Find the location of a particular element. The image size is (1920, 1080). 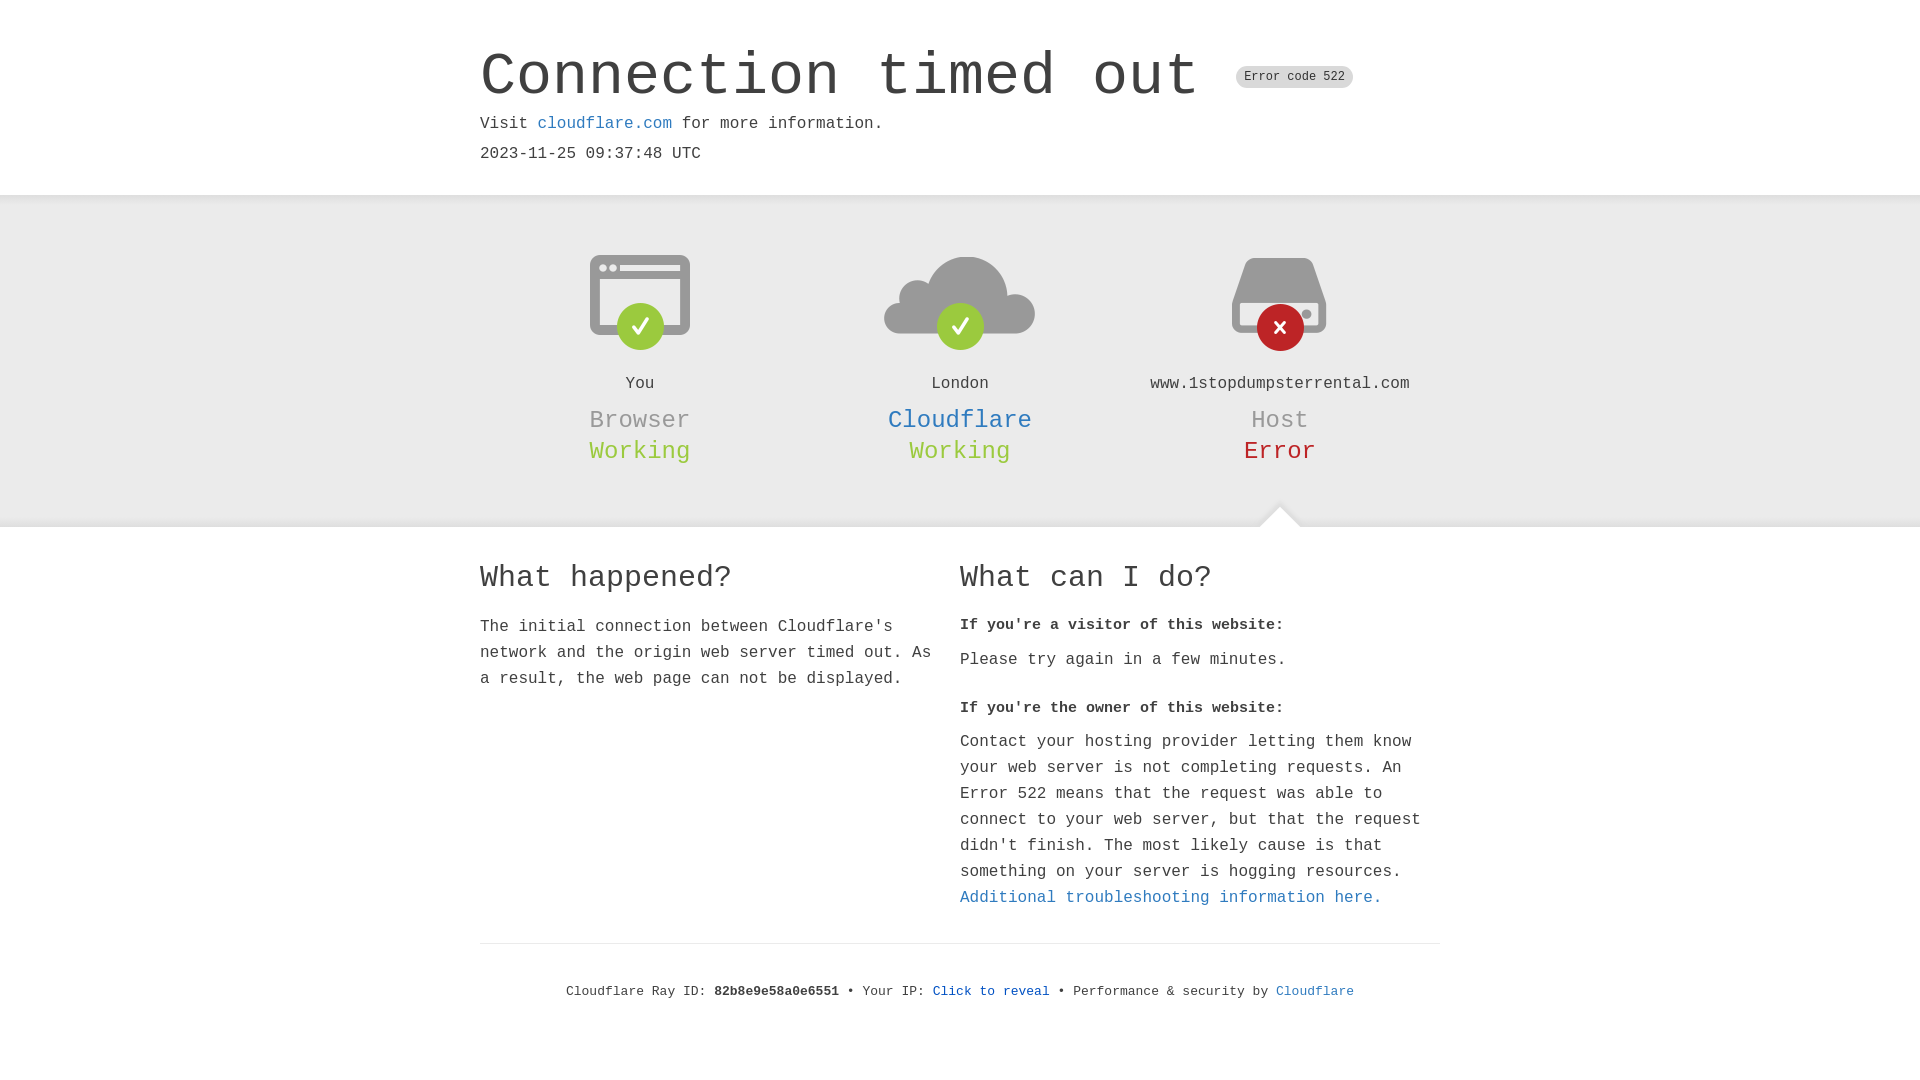

'cloudflare.com' is located at coordinates (603, 123).